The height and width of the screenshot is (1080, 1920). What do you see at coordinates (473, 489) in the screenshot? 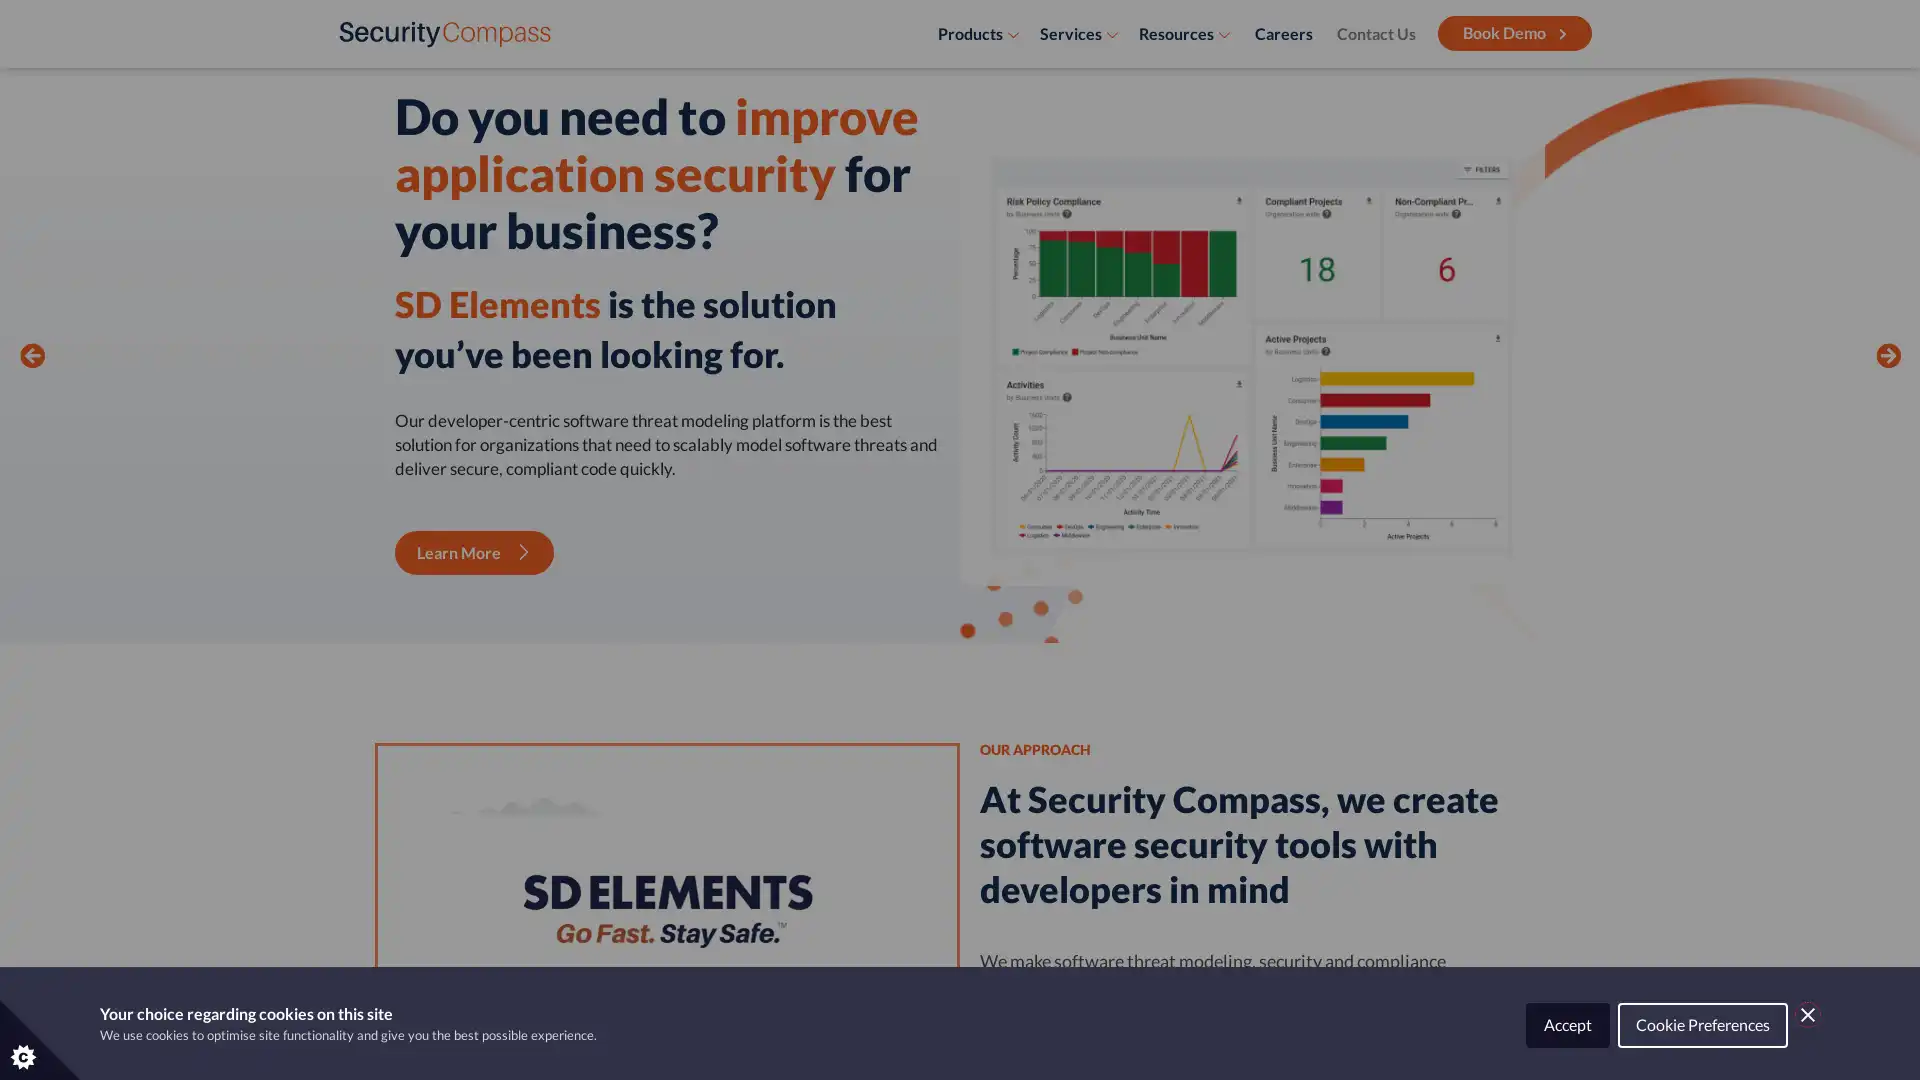
I see `Learn More` at bounding box center [473, 489].